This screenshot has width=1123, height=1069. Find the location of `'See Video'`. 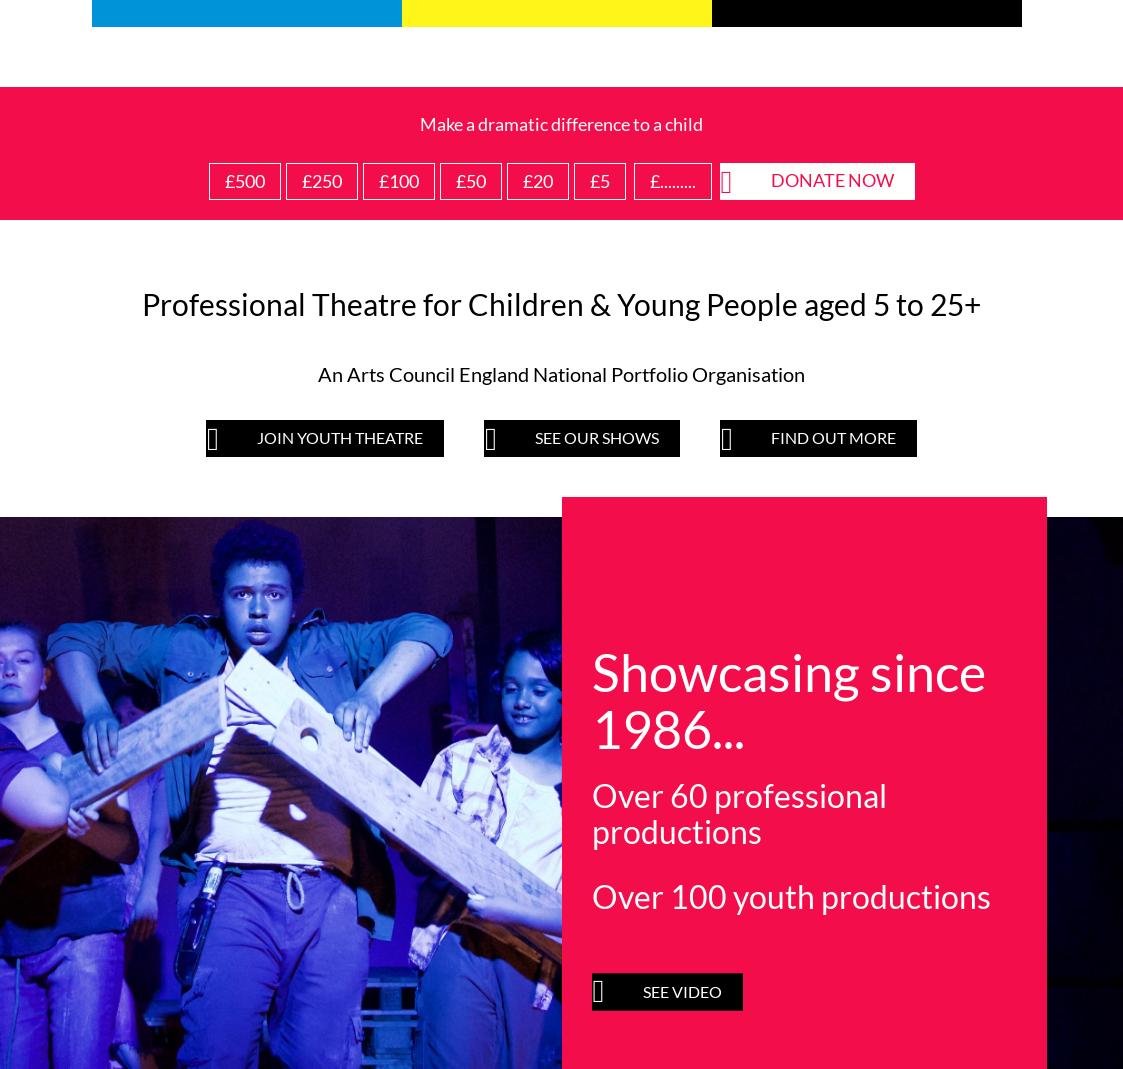

'See Video' is located at coordinates (689, 169).